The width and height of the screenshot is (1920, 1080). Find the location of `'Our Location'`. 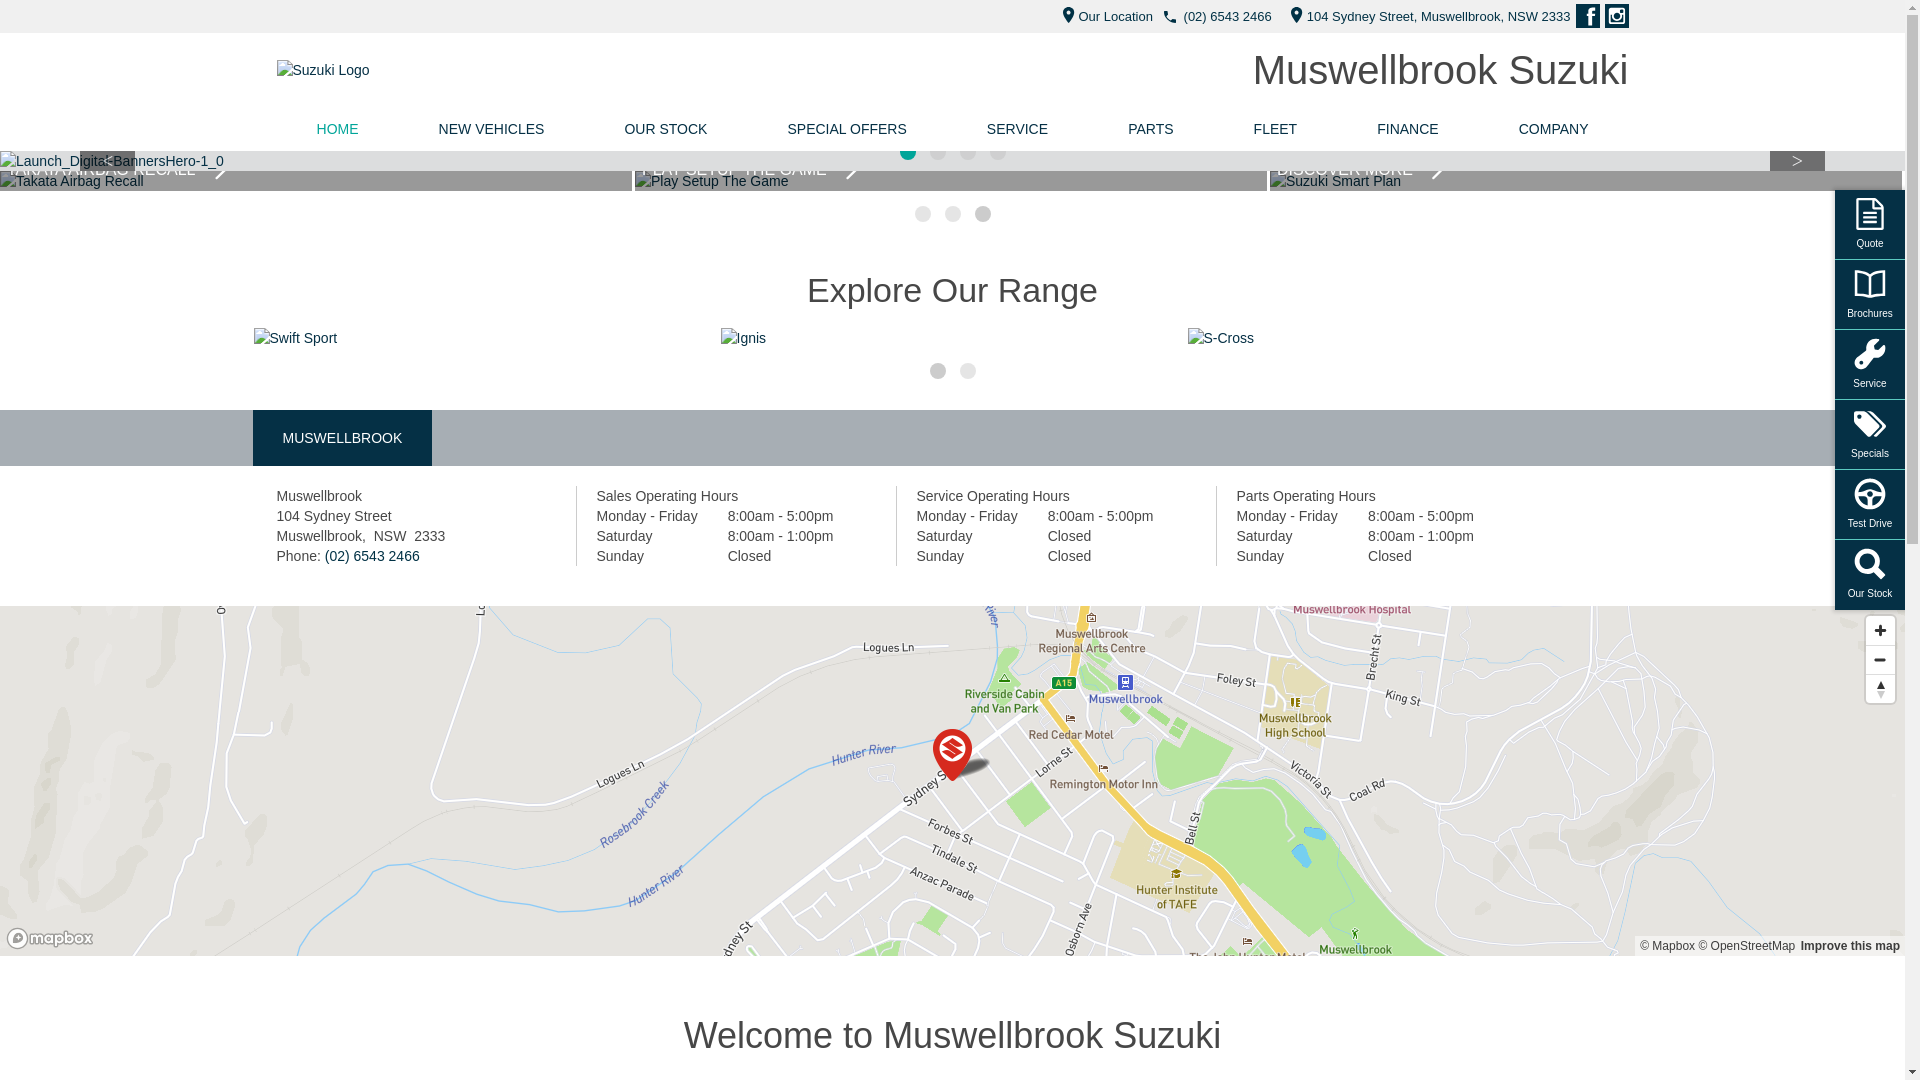

'Our Location' is located at coordinates (1050, 16).